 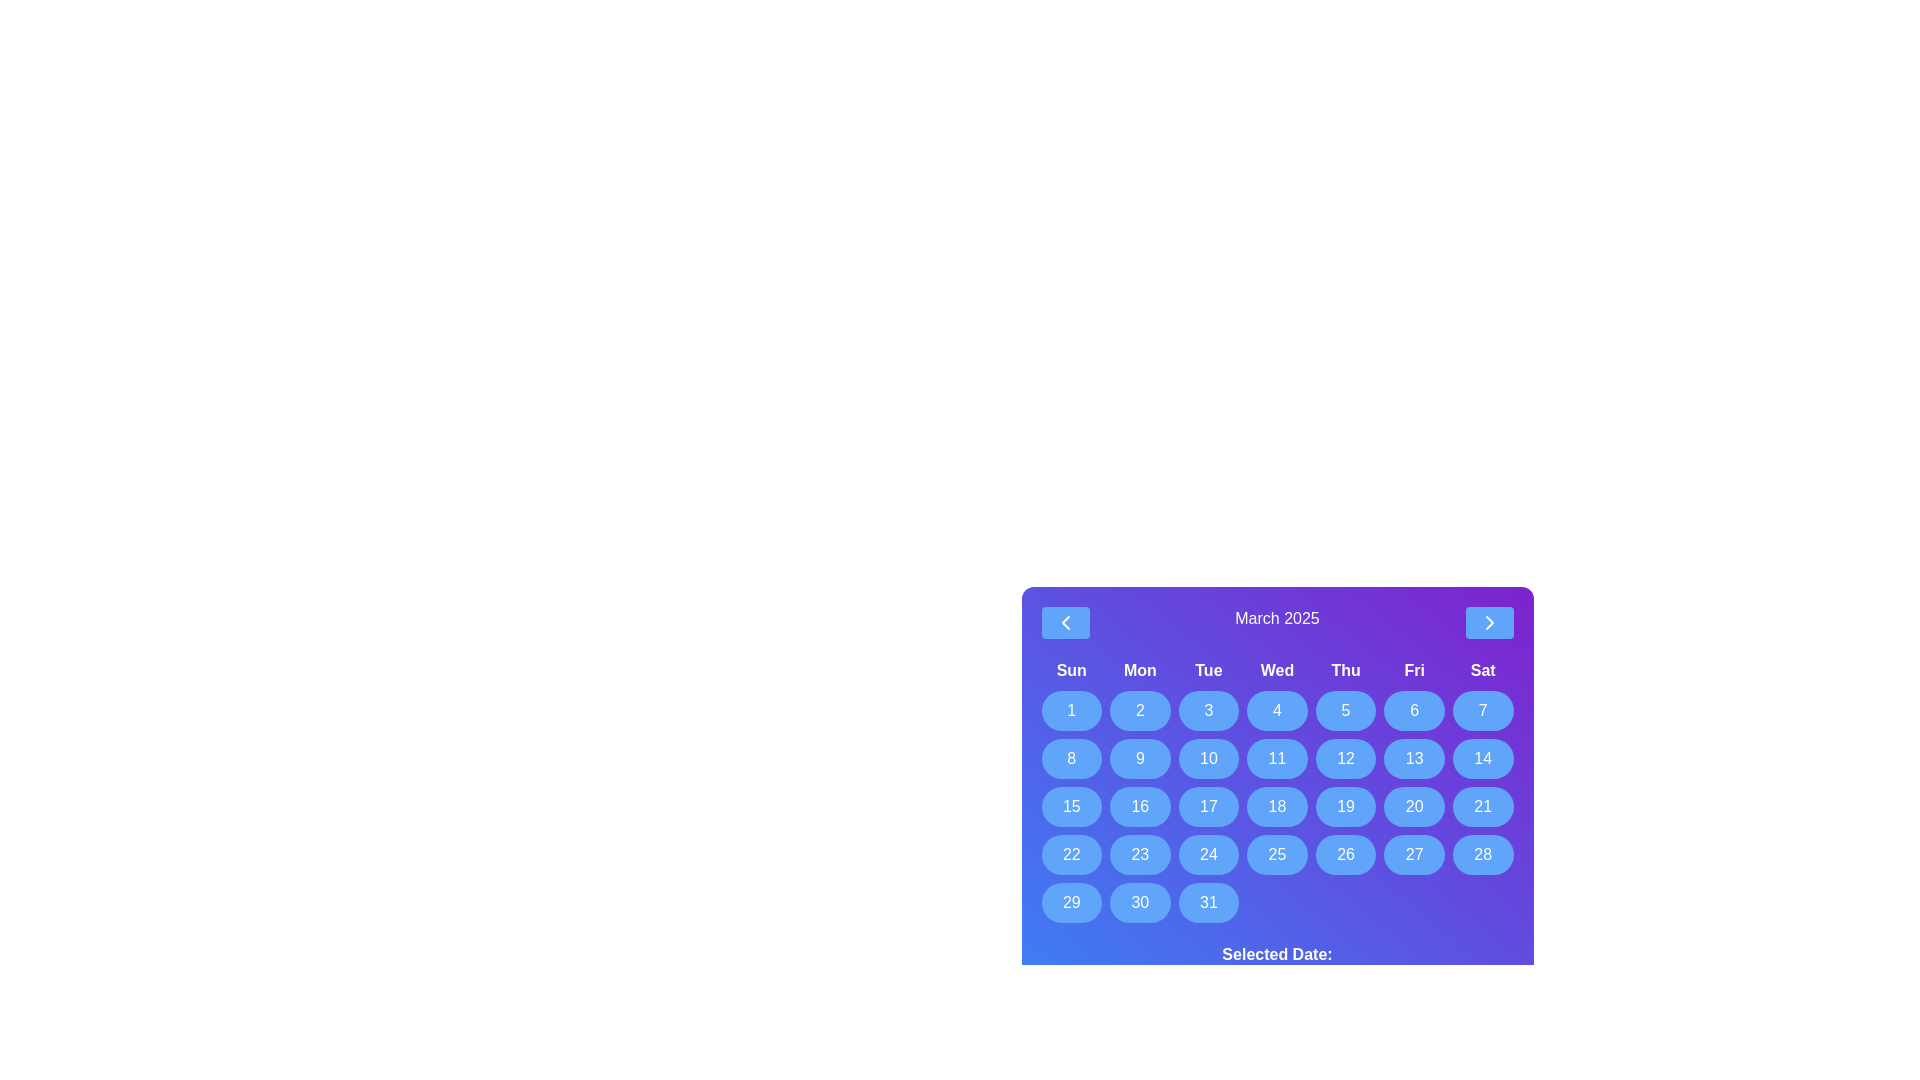 I want to click on the button, so click(x=1413, y=855).